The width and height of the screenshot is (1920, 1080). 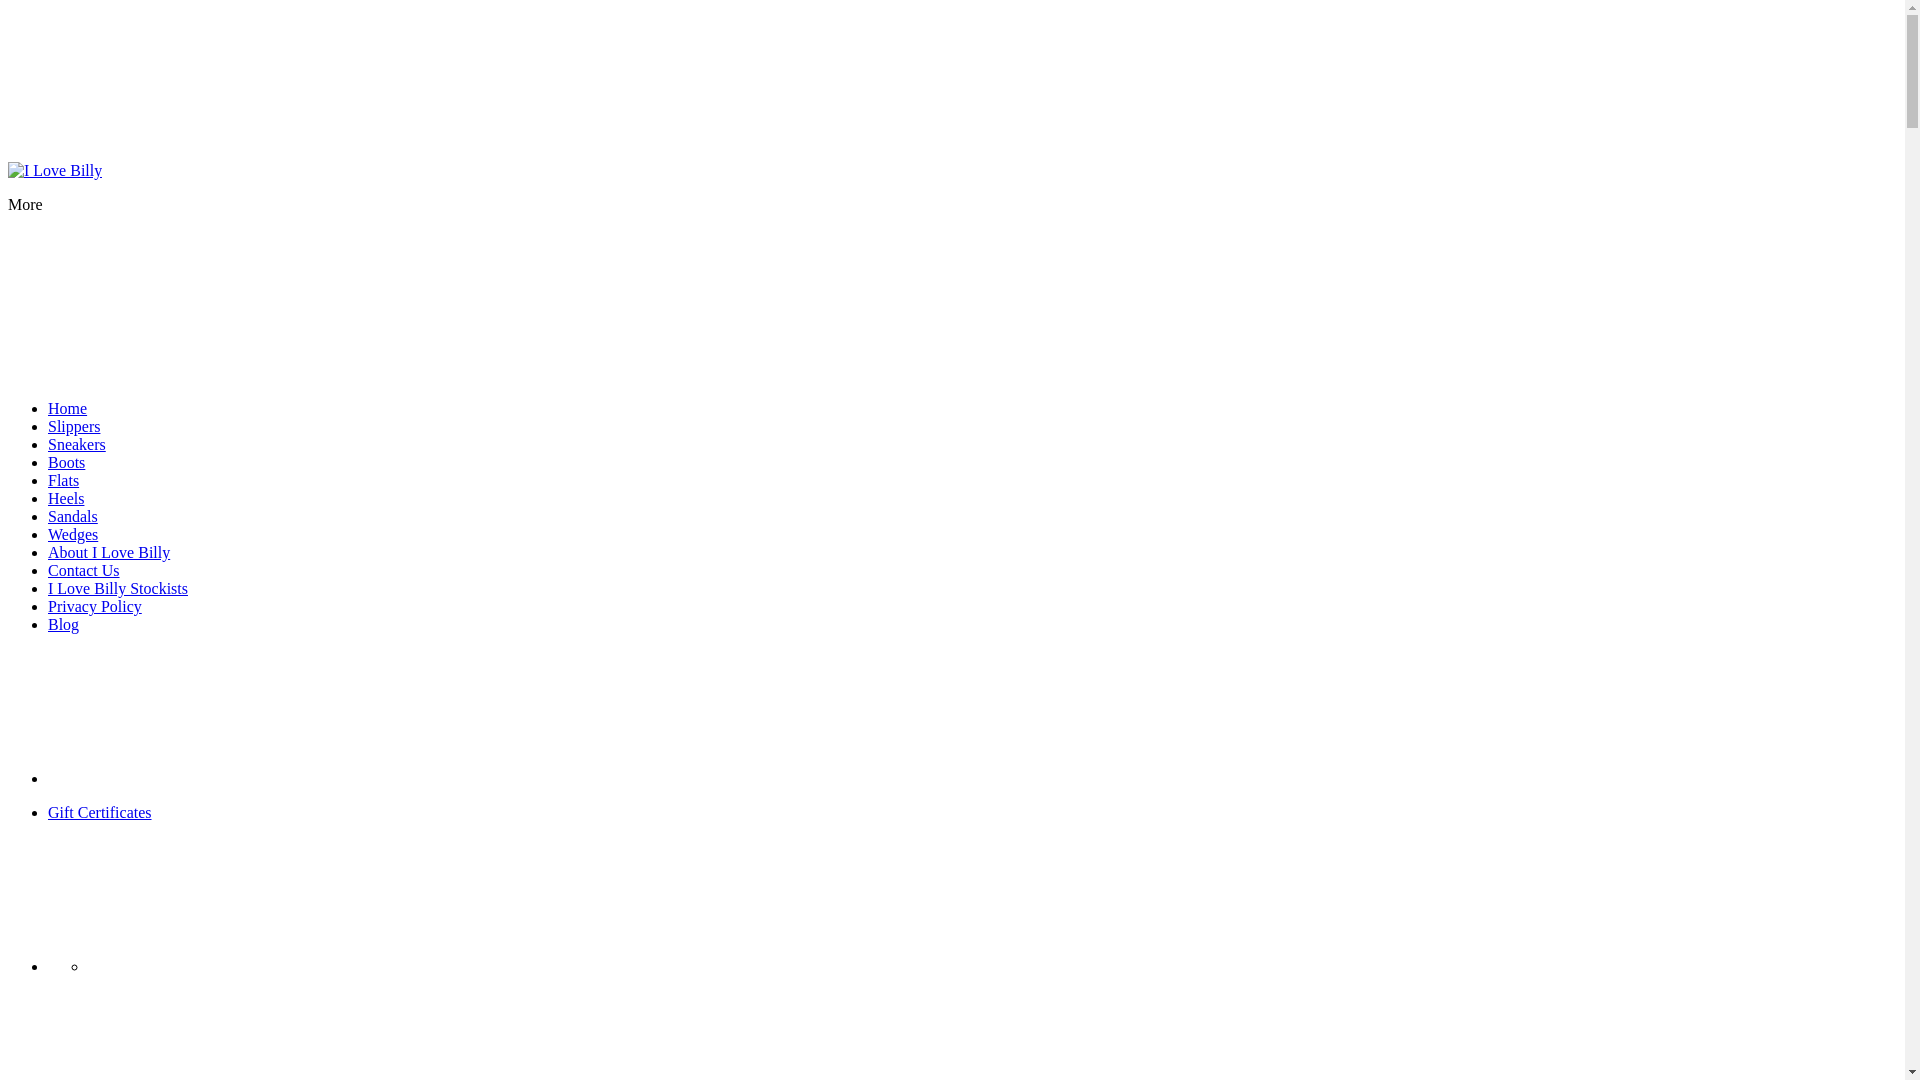 What do you see at coordinates (99, 812) in the screenshot?
I see `'Gift Certificates'` at bounding box center [99, 812].